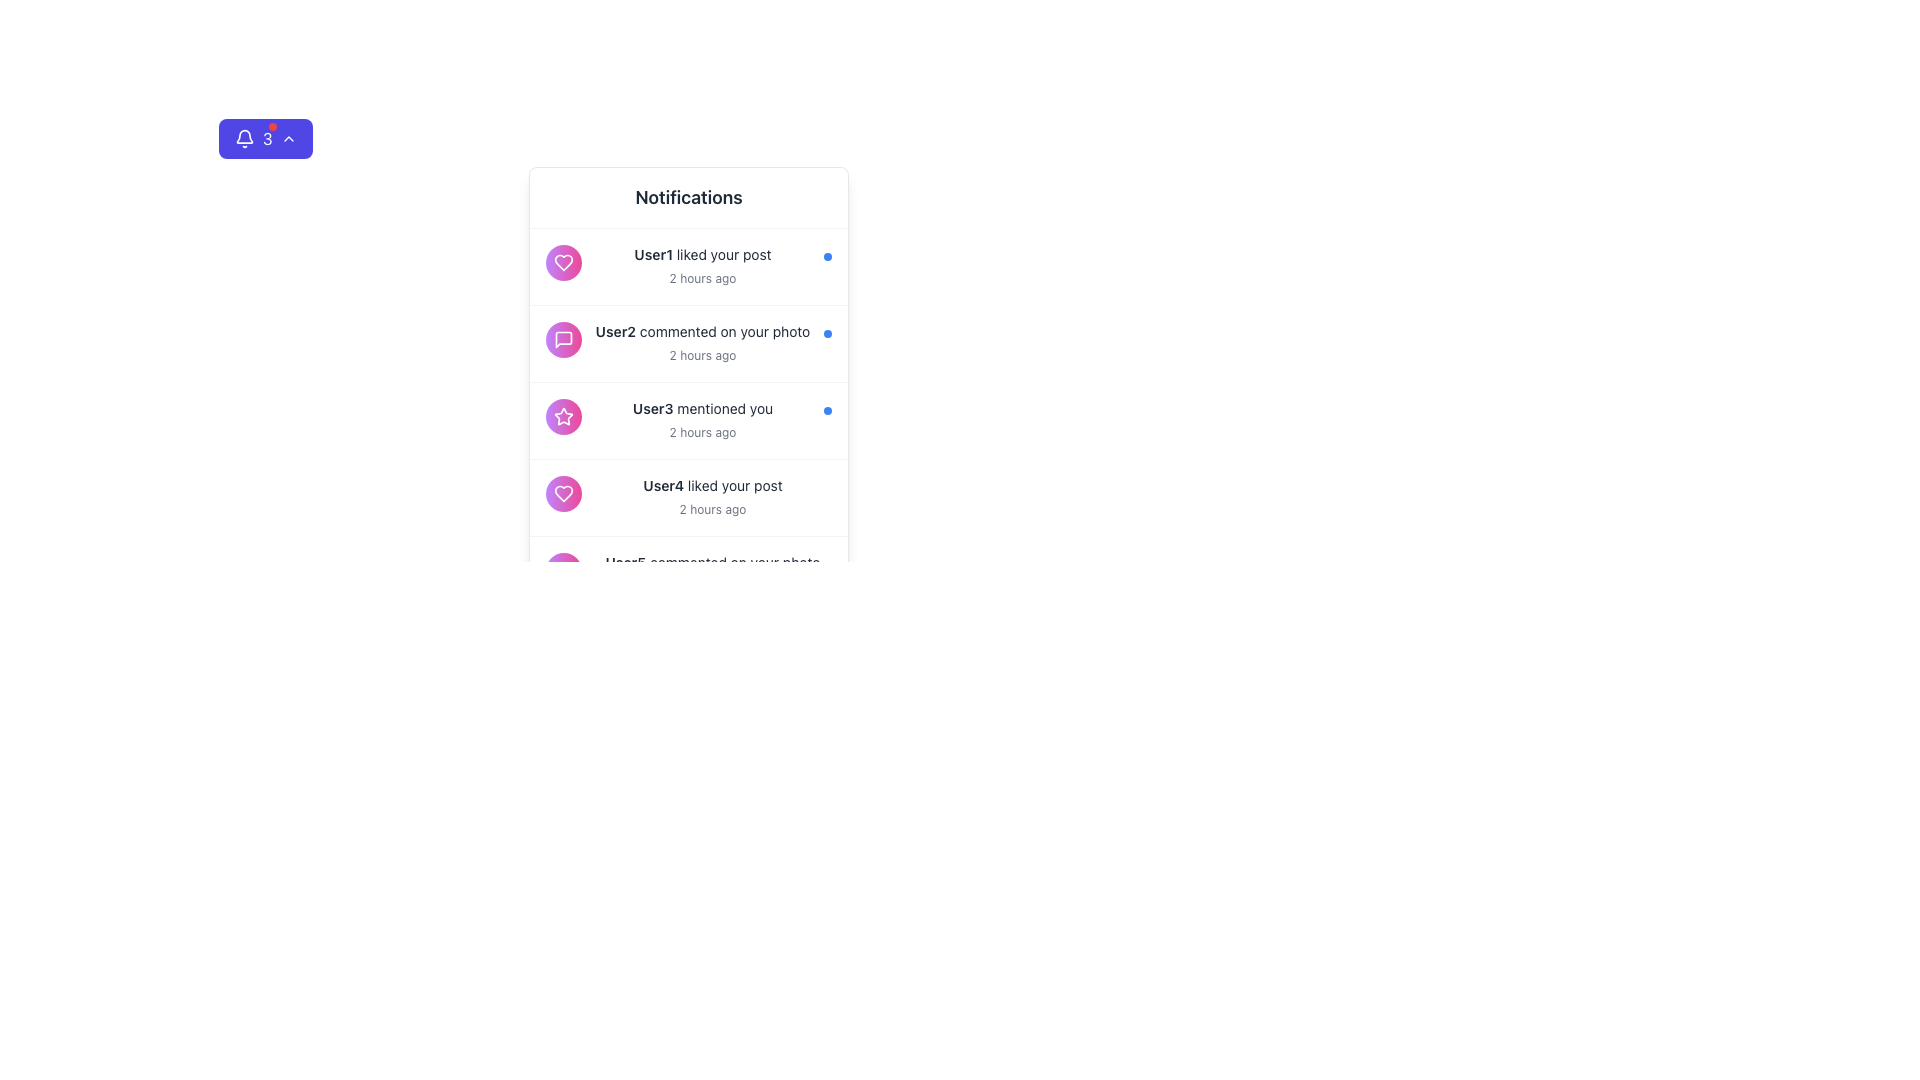  I want to click on notification text label that displays 'User1 liked your post', which is the uppermost notification in the list, so click(702, 253).